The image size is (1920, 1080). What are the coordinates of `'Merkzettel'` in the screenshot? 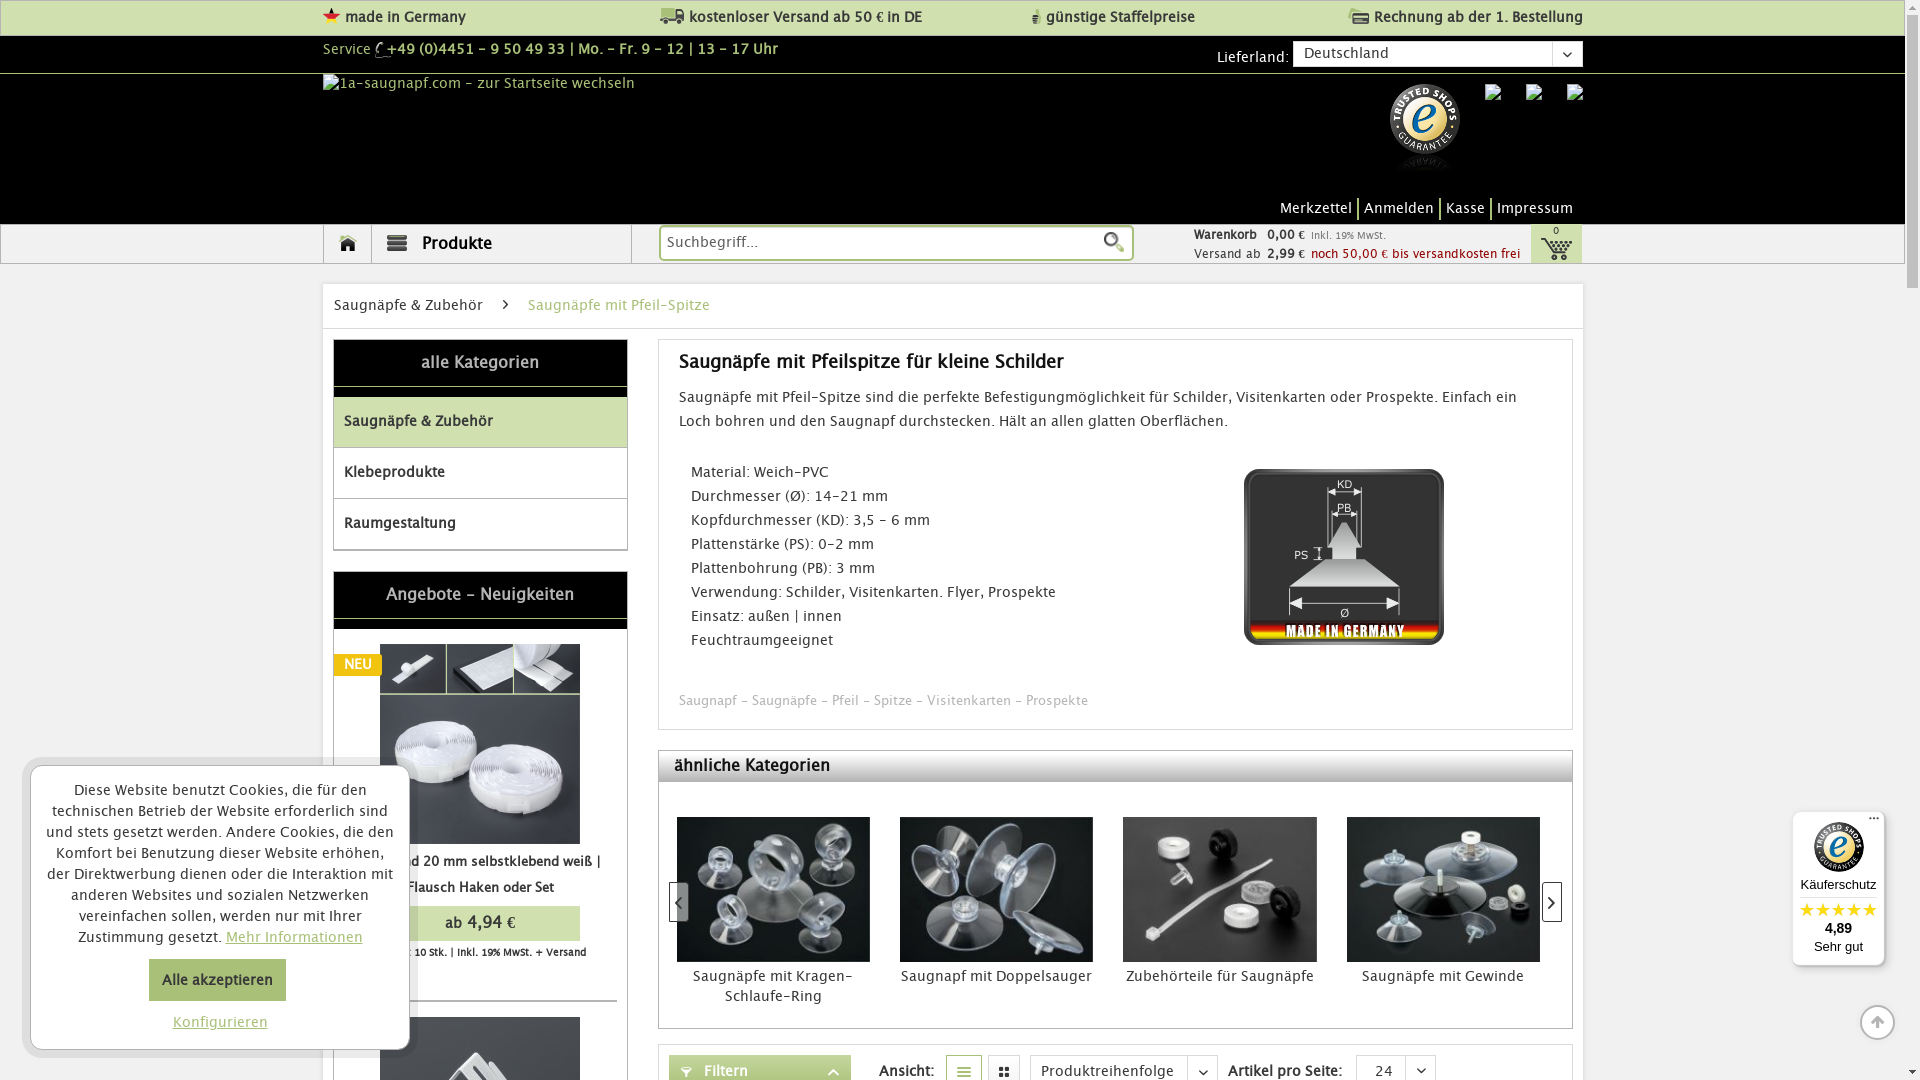 It's located at (1319, 208).